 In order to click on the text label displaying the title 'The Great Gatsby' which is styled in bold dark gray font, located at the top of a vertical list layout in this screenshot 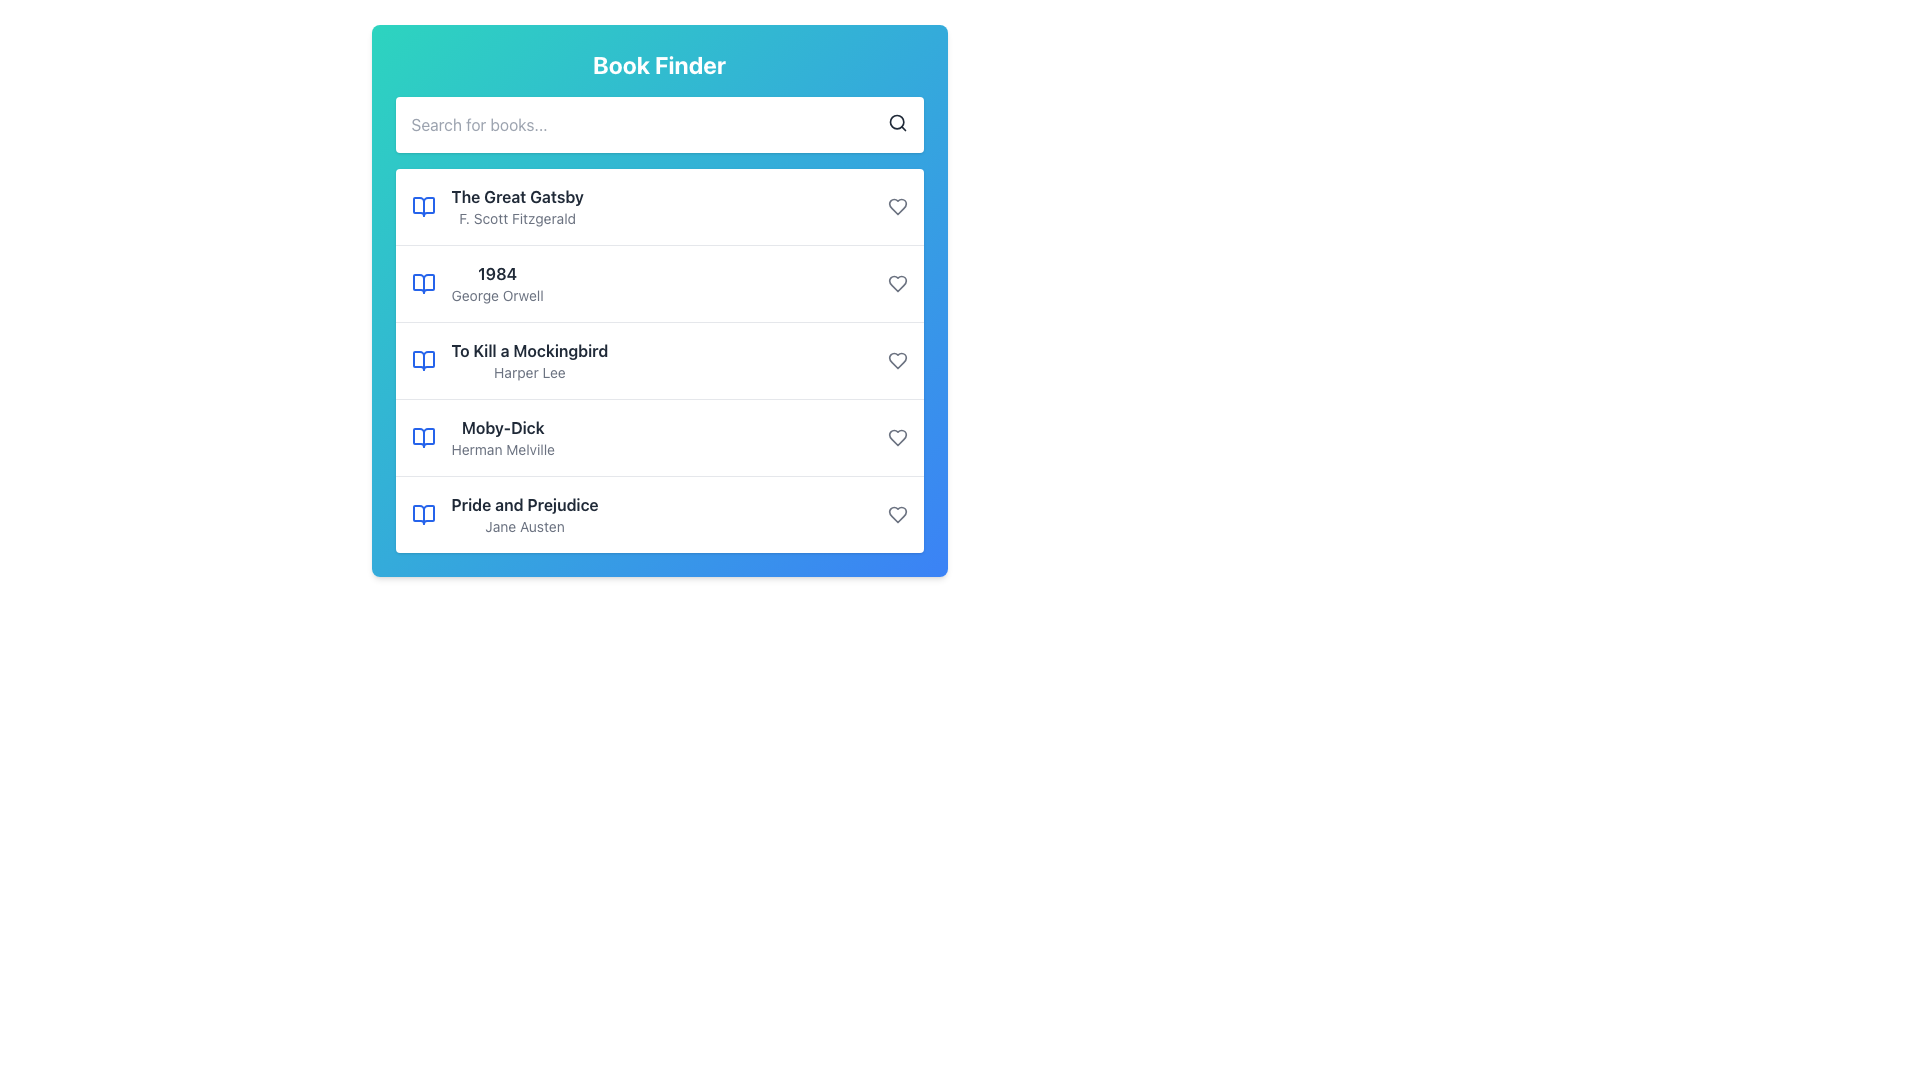, I will do `click(517, 196)`.